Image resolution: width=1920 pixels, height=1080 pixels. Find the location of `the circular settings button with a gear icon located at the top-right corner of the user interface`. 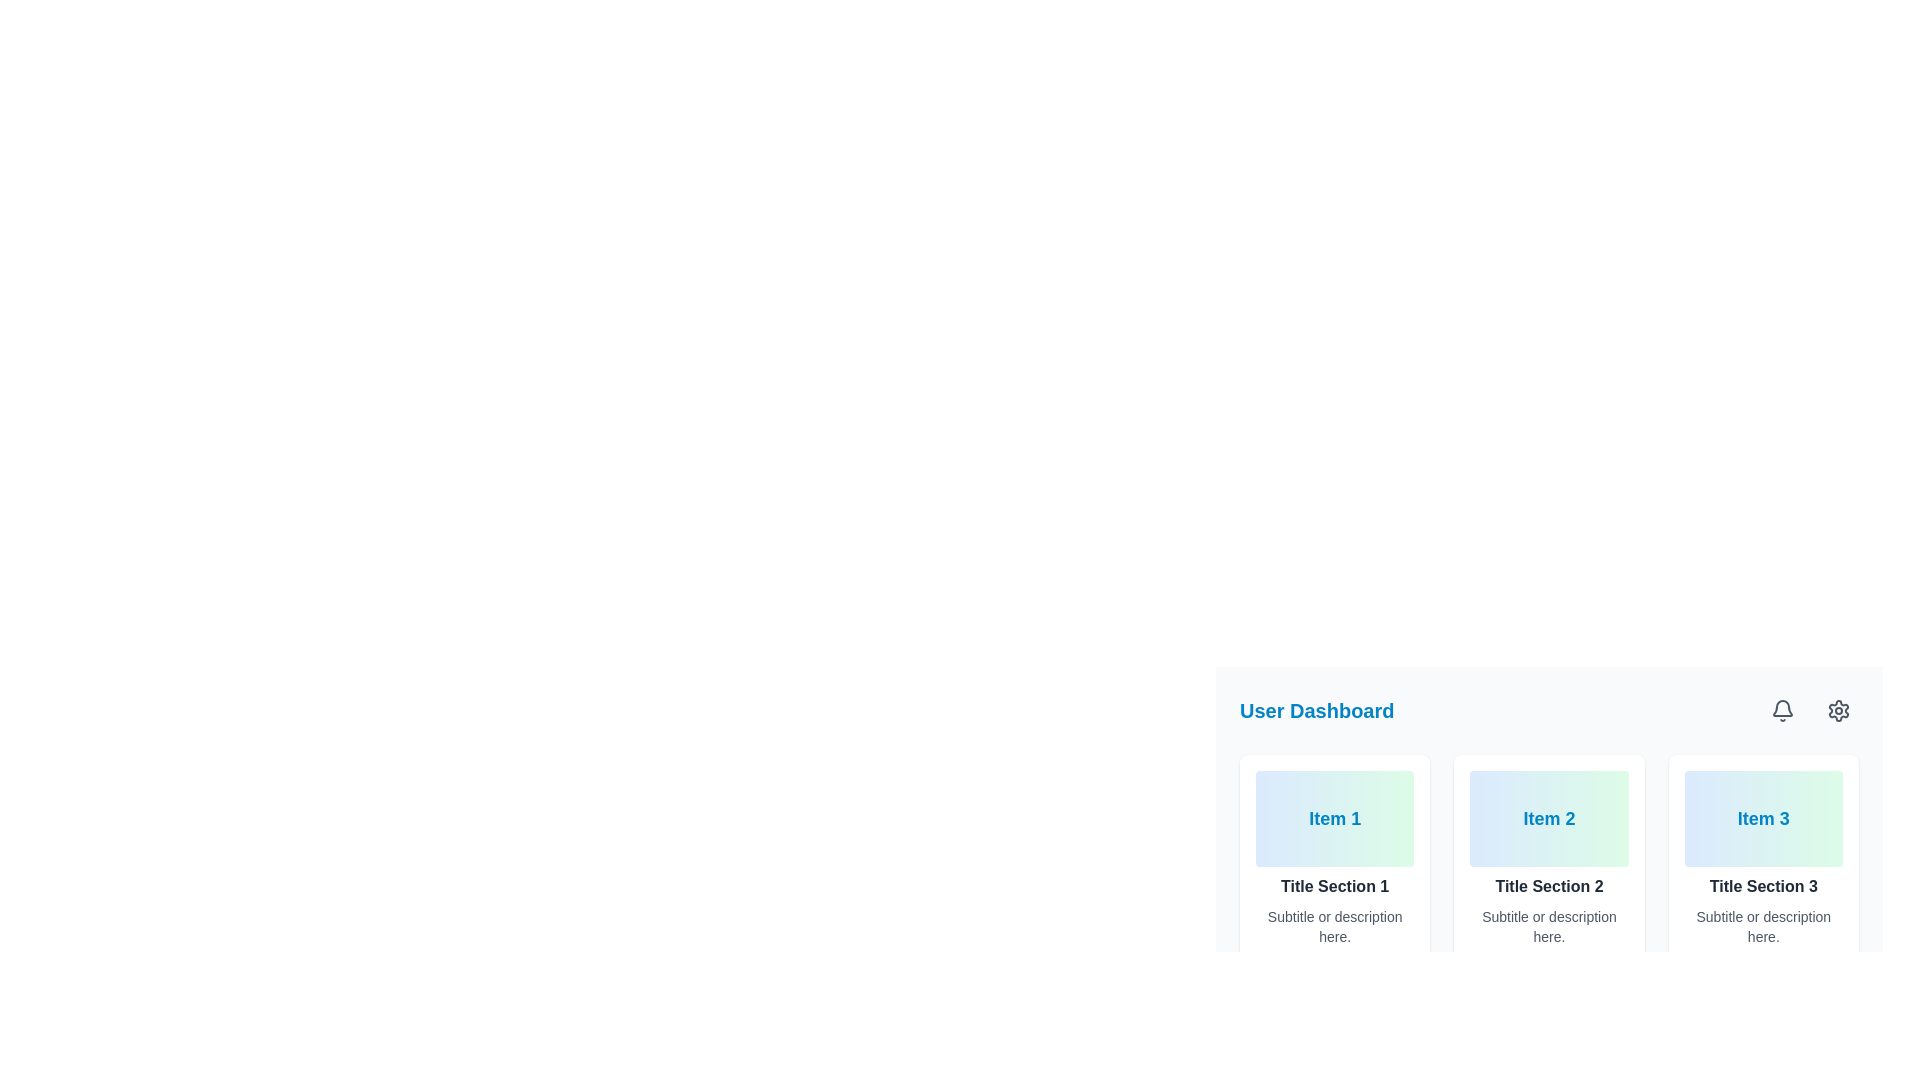

the circular settings button with a gear icon located at the top-right corner of the user interface is located at coordinates (1838, 709).